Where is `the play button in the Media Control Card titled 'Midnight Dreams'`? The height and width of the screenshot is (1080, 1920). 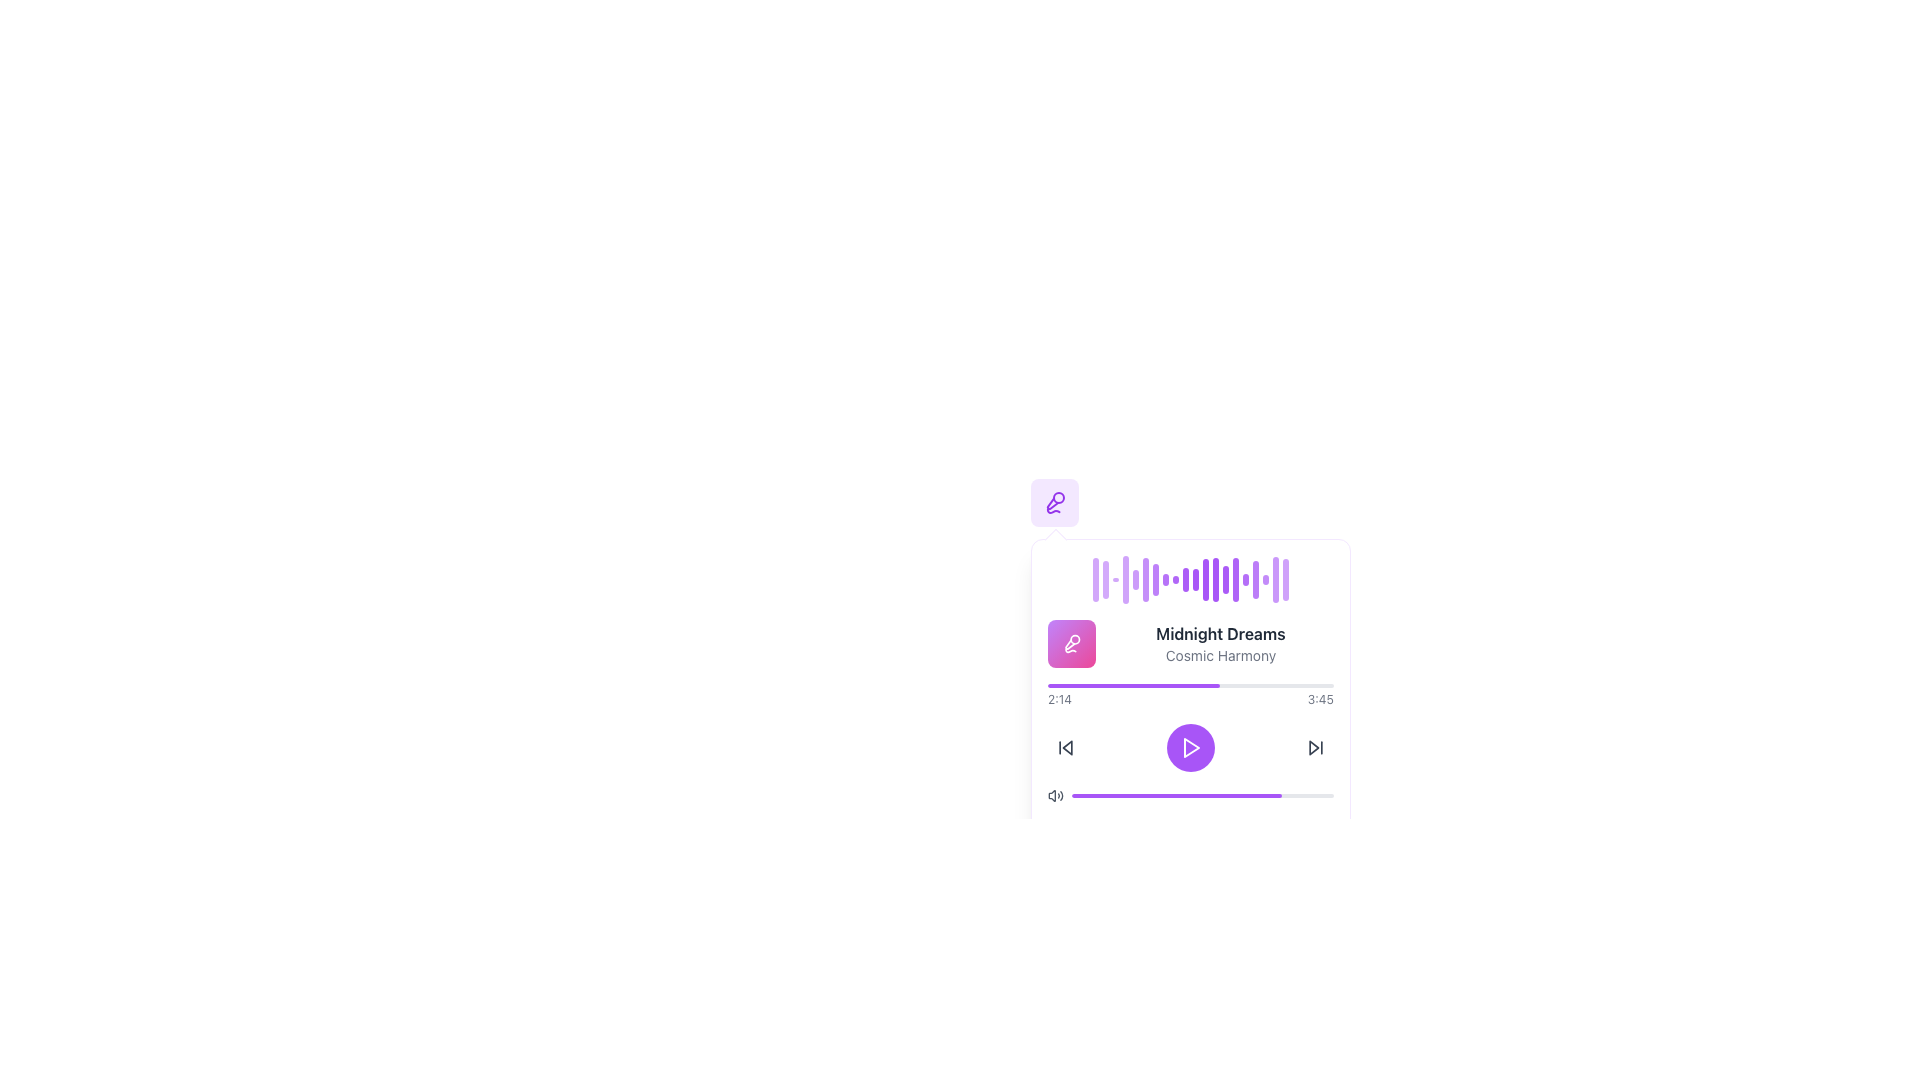 the play button in the Media Control Card titled 'Midnight Dreams' is located at coordinates (1190, 711).